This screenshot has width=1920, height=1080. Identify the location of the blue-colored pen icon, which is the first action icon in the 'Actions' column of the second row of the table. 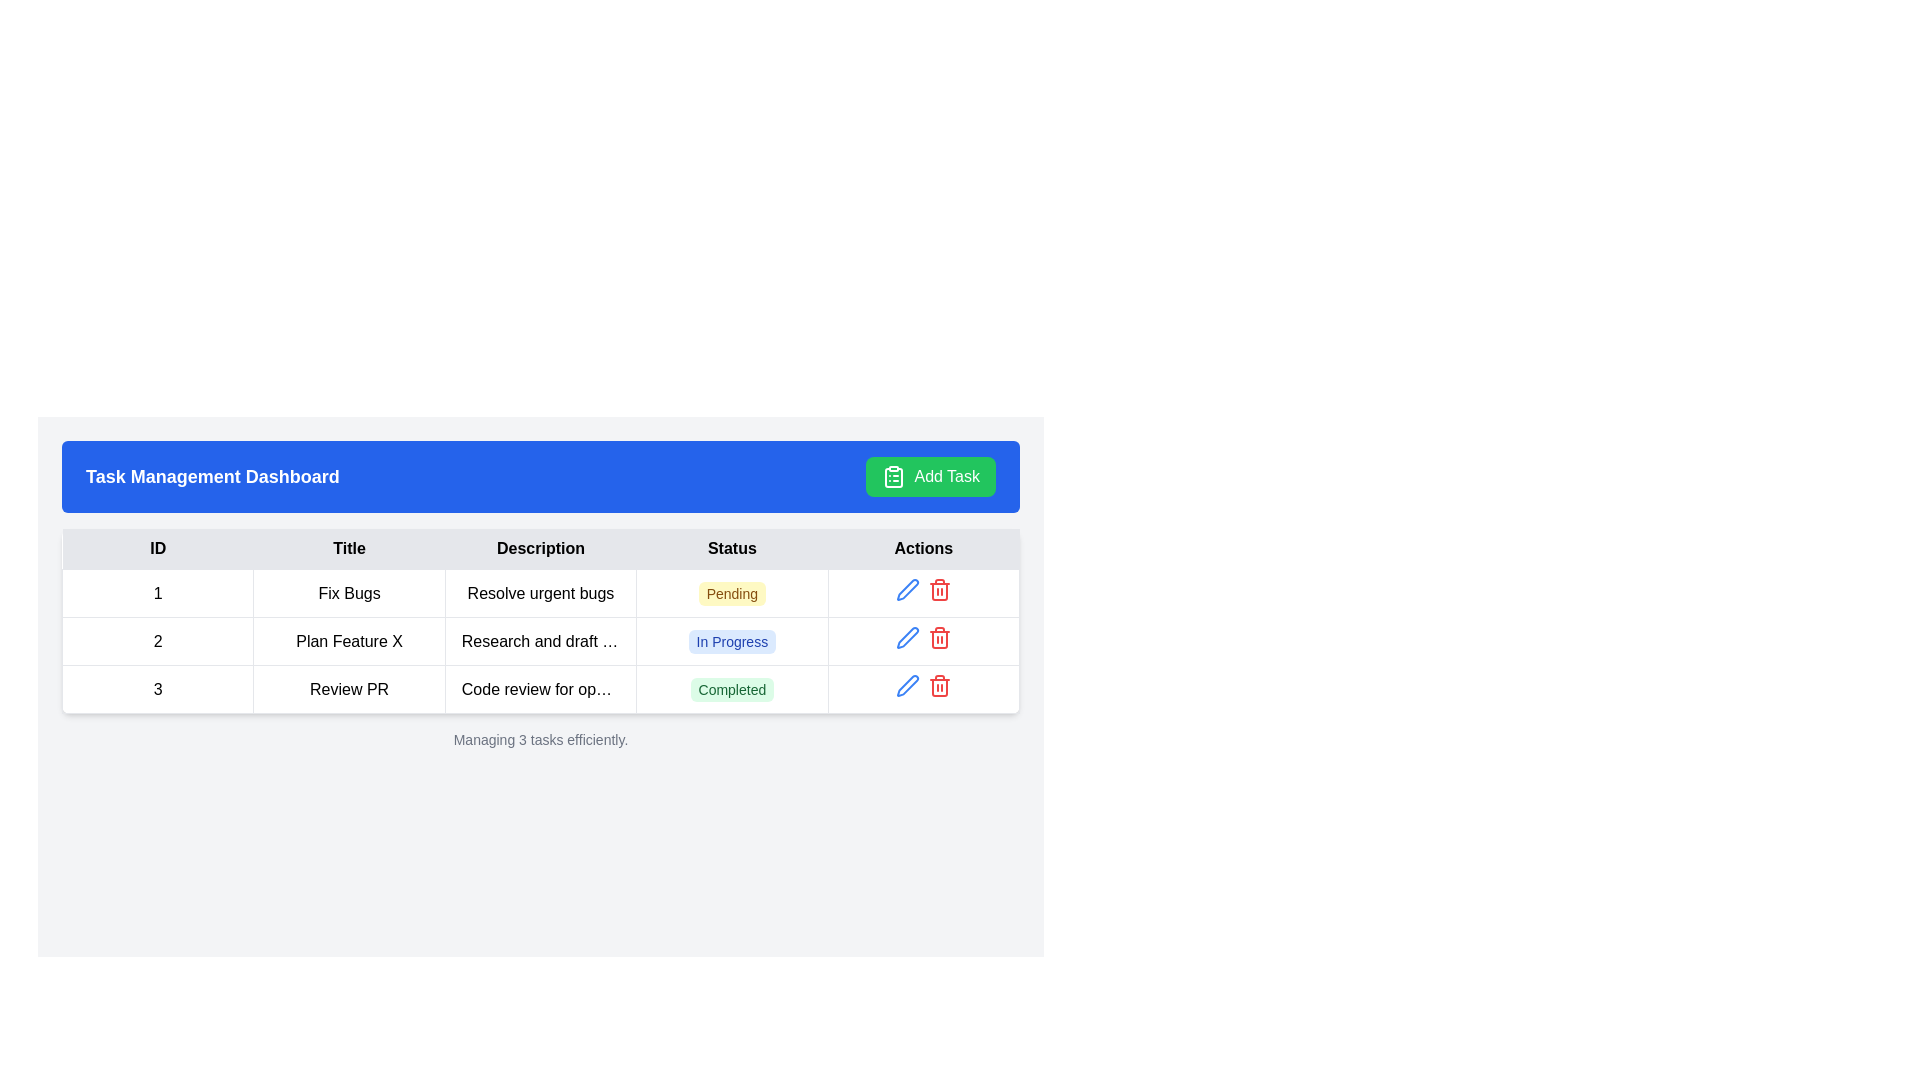
(906, 589).